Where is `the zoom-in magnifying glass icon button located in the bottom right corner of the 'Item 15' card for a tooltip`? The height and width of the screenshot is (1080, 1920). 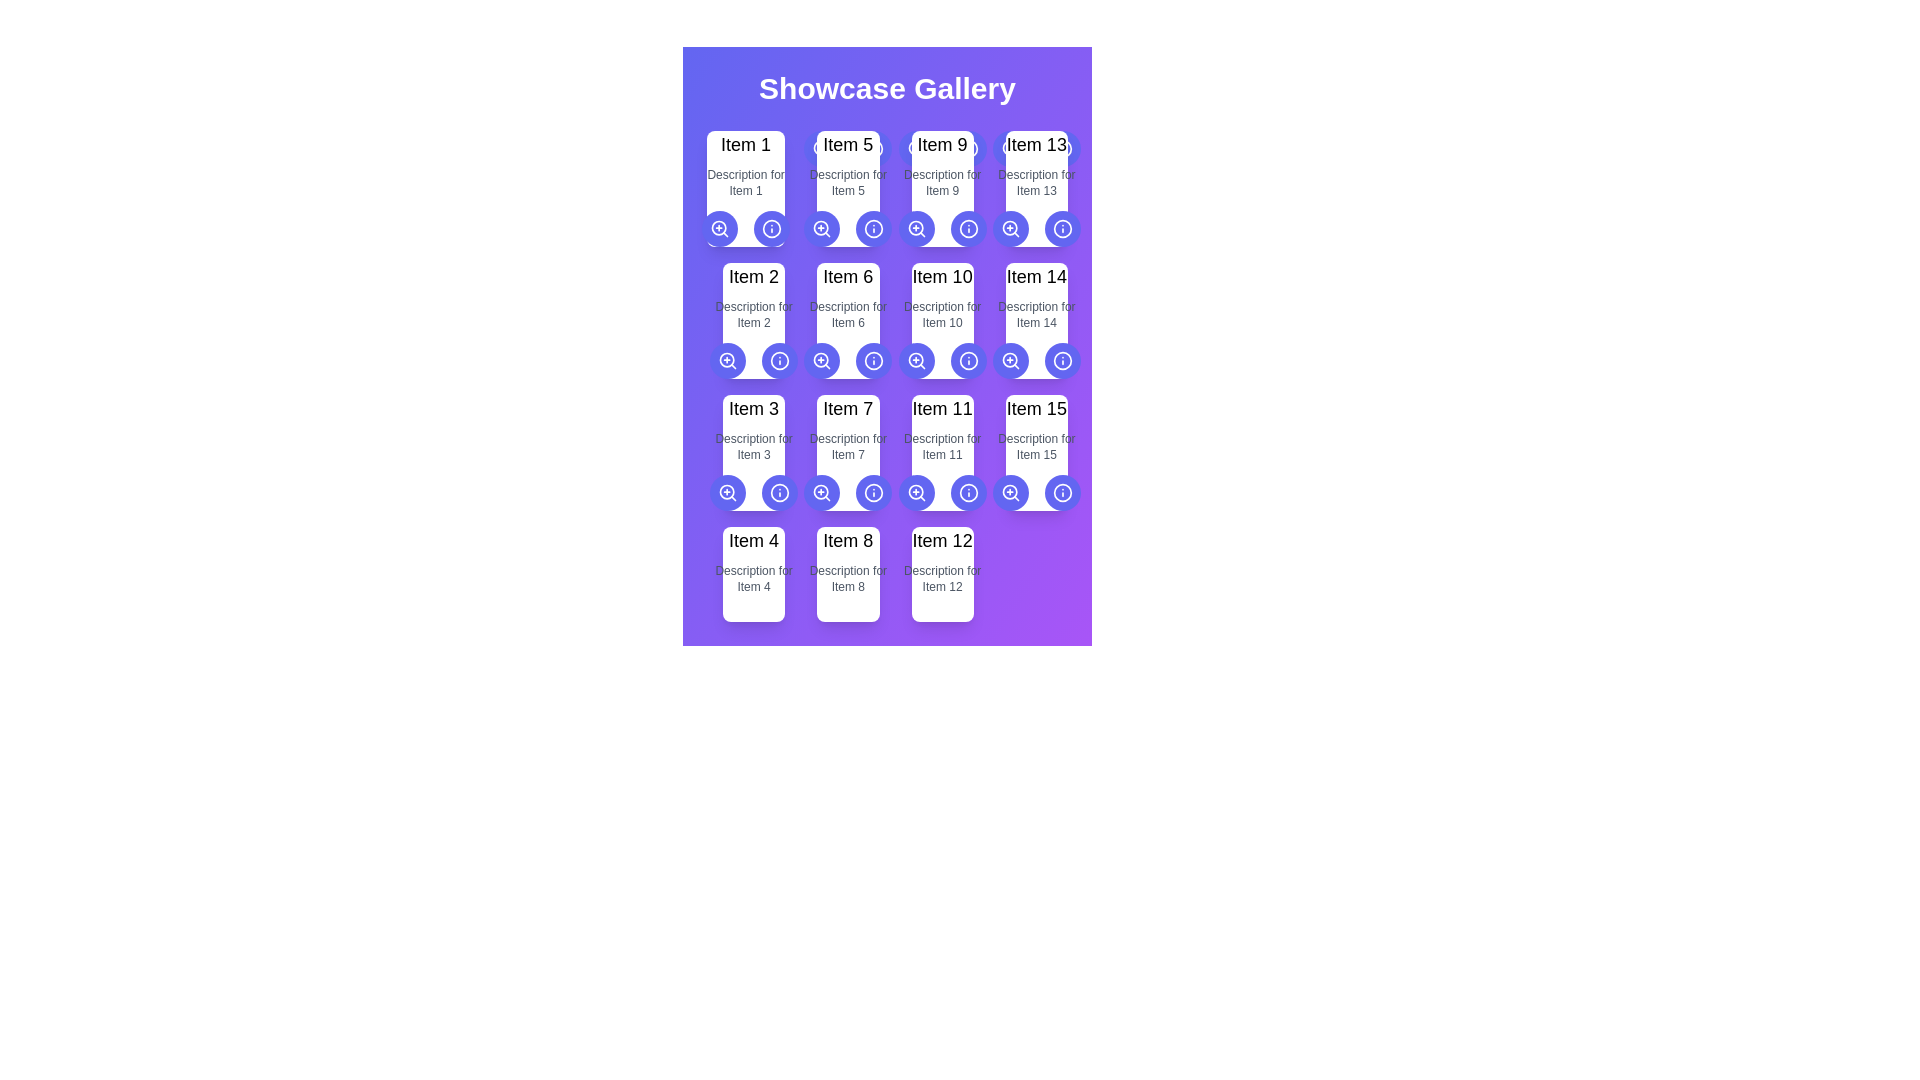 the zoom-in magnifying glass icon button located in the bottom right corner of the 'Item 15' card for a tooltip is located at coordinates (1010, 493).